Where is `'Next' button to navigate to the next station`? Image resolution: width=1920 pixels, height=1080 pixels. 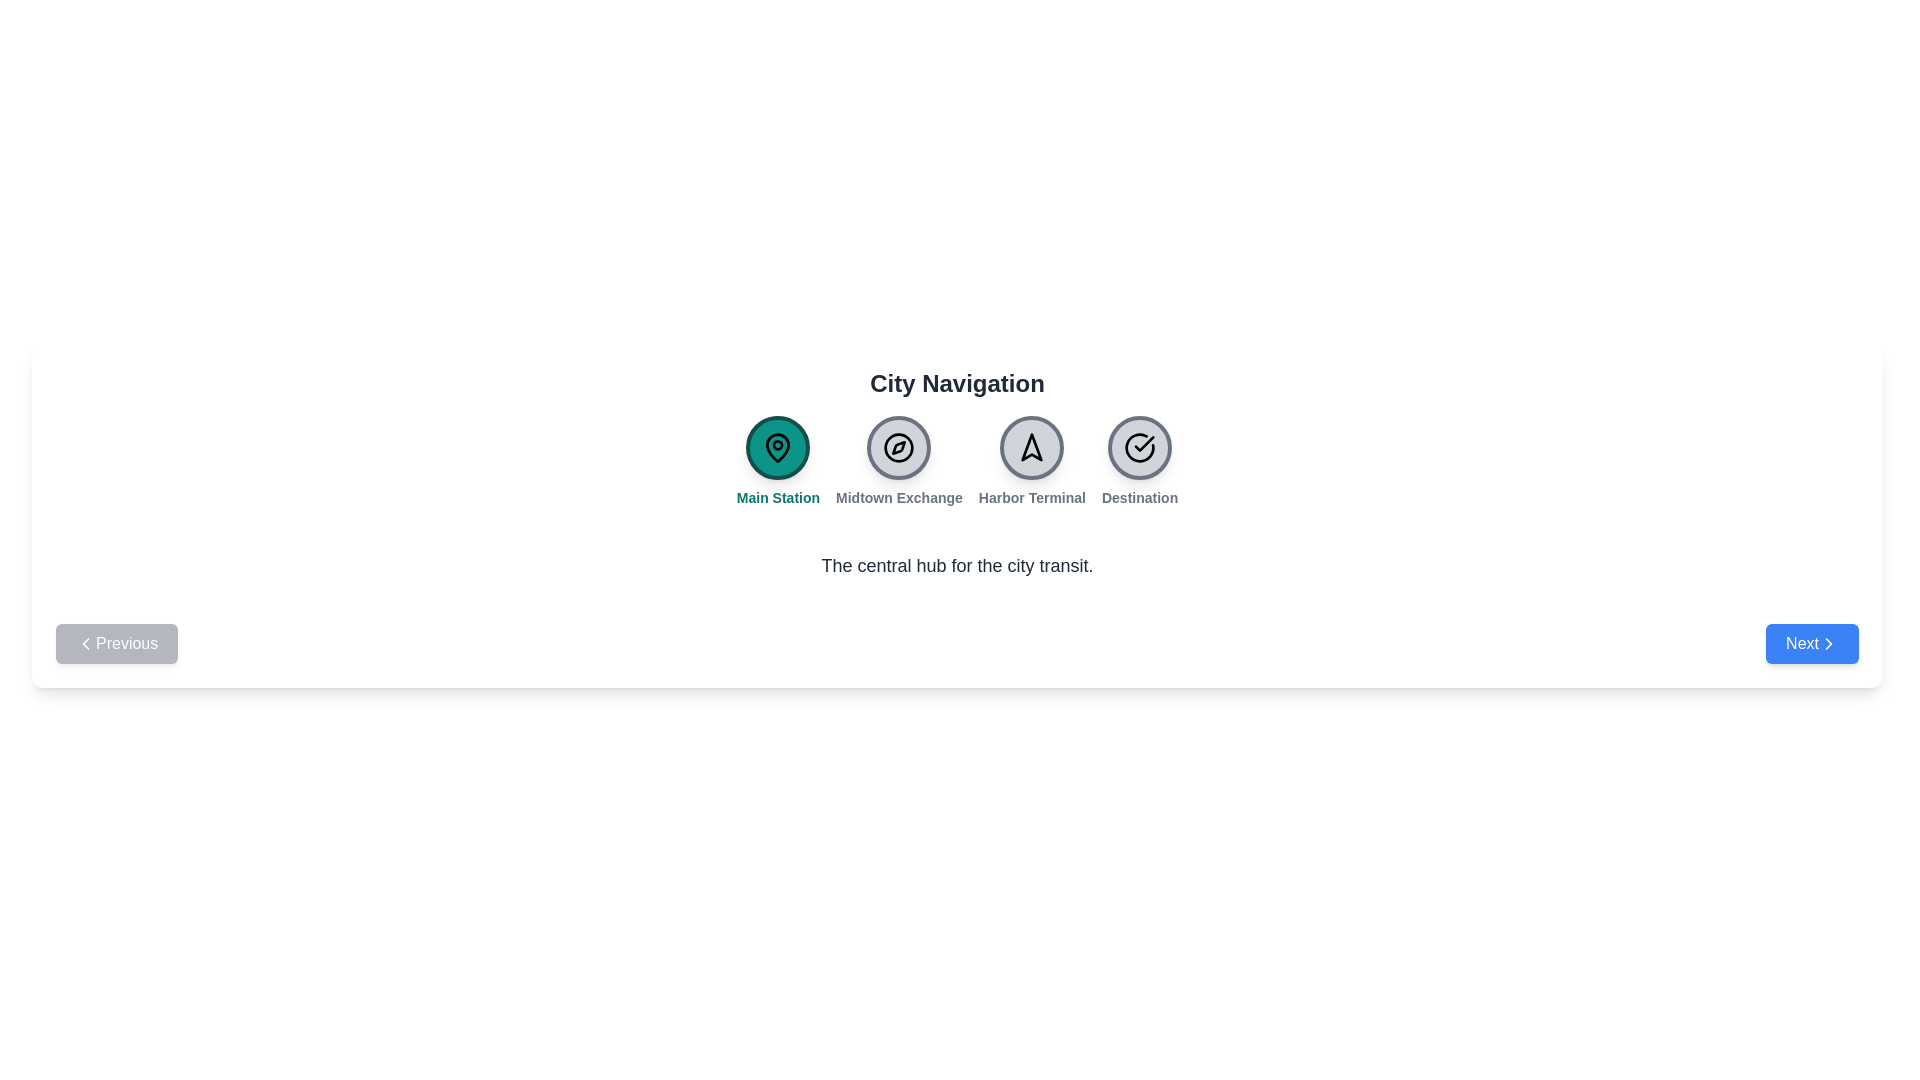 'Next' button to navigate to the next station is located at coordinates (1812, 644).